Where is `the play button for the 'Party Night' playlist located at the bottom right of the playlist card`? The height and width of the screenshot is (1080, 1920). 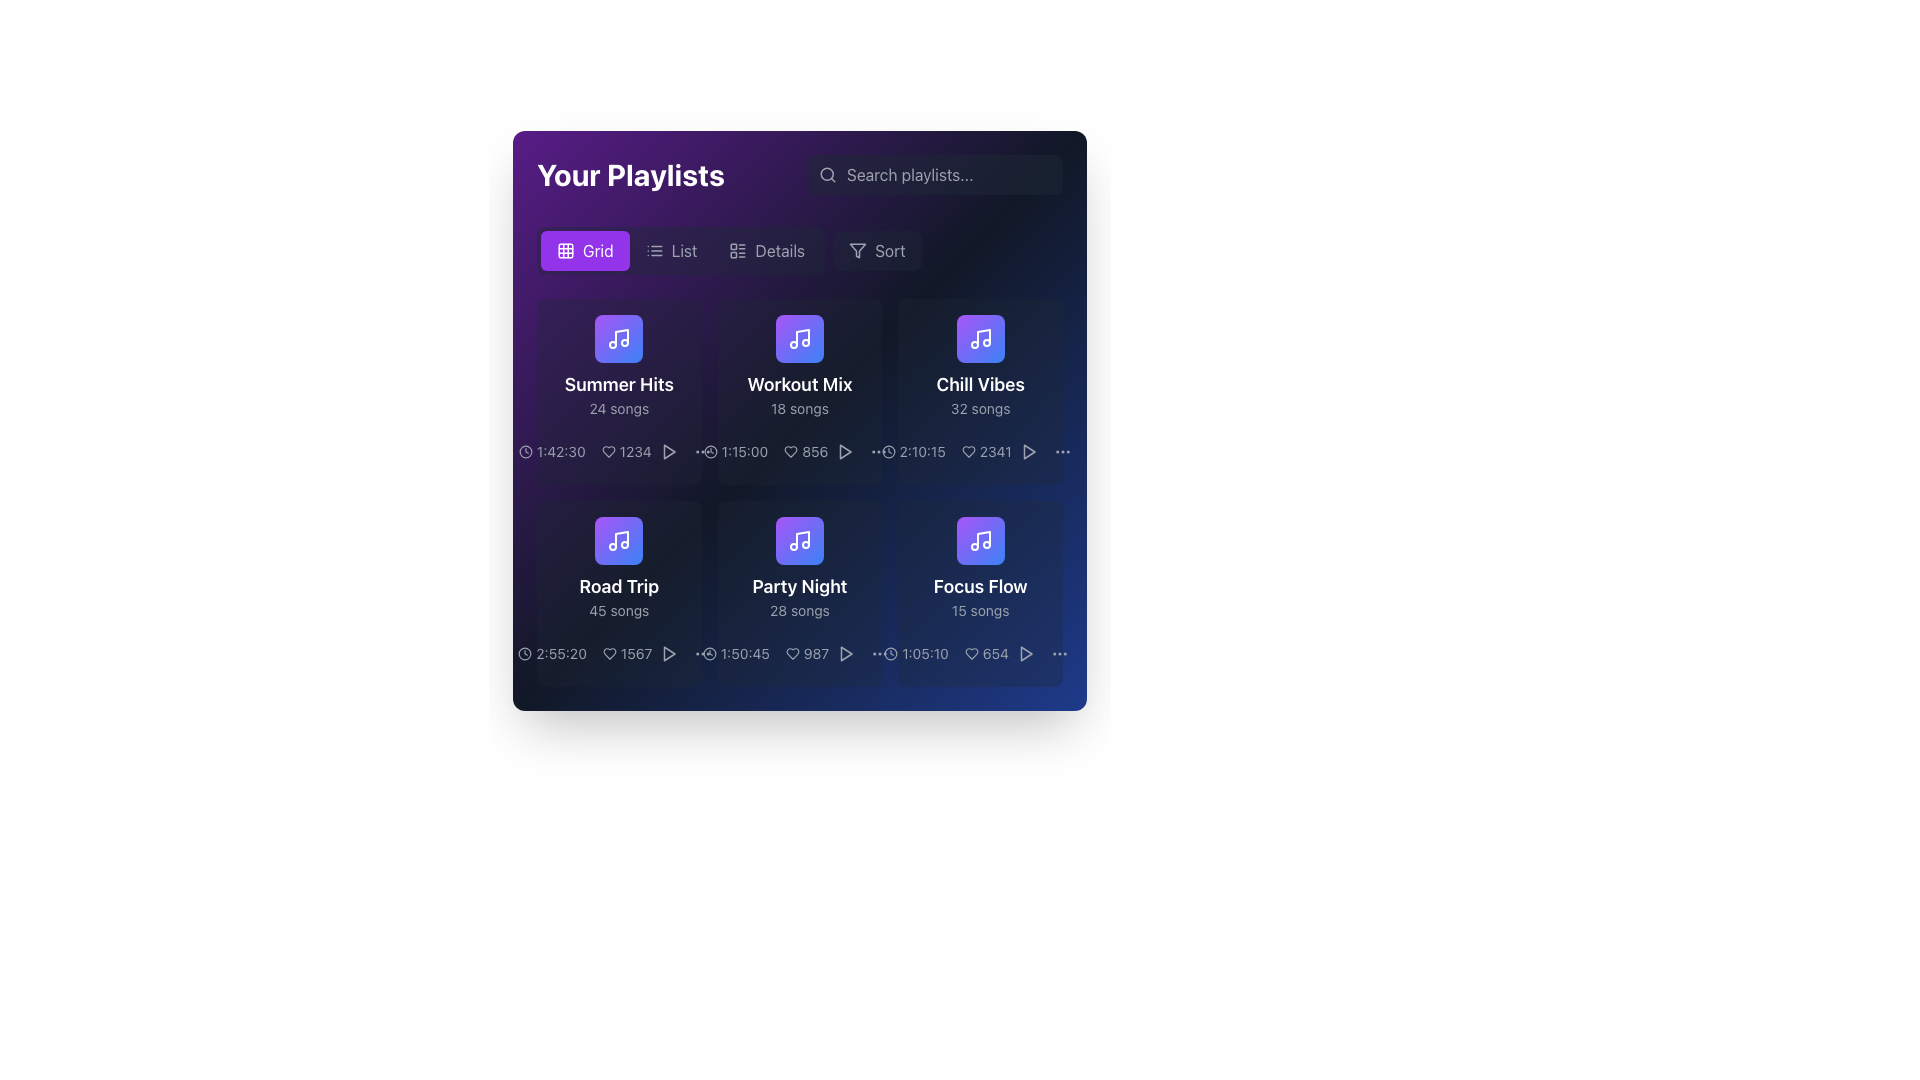
the play button for the 'Party Night' playlist located at the bottom right of the playlist card is located at coordinates (846, 654).